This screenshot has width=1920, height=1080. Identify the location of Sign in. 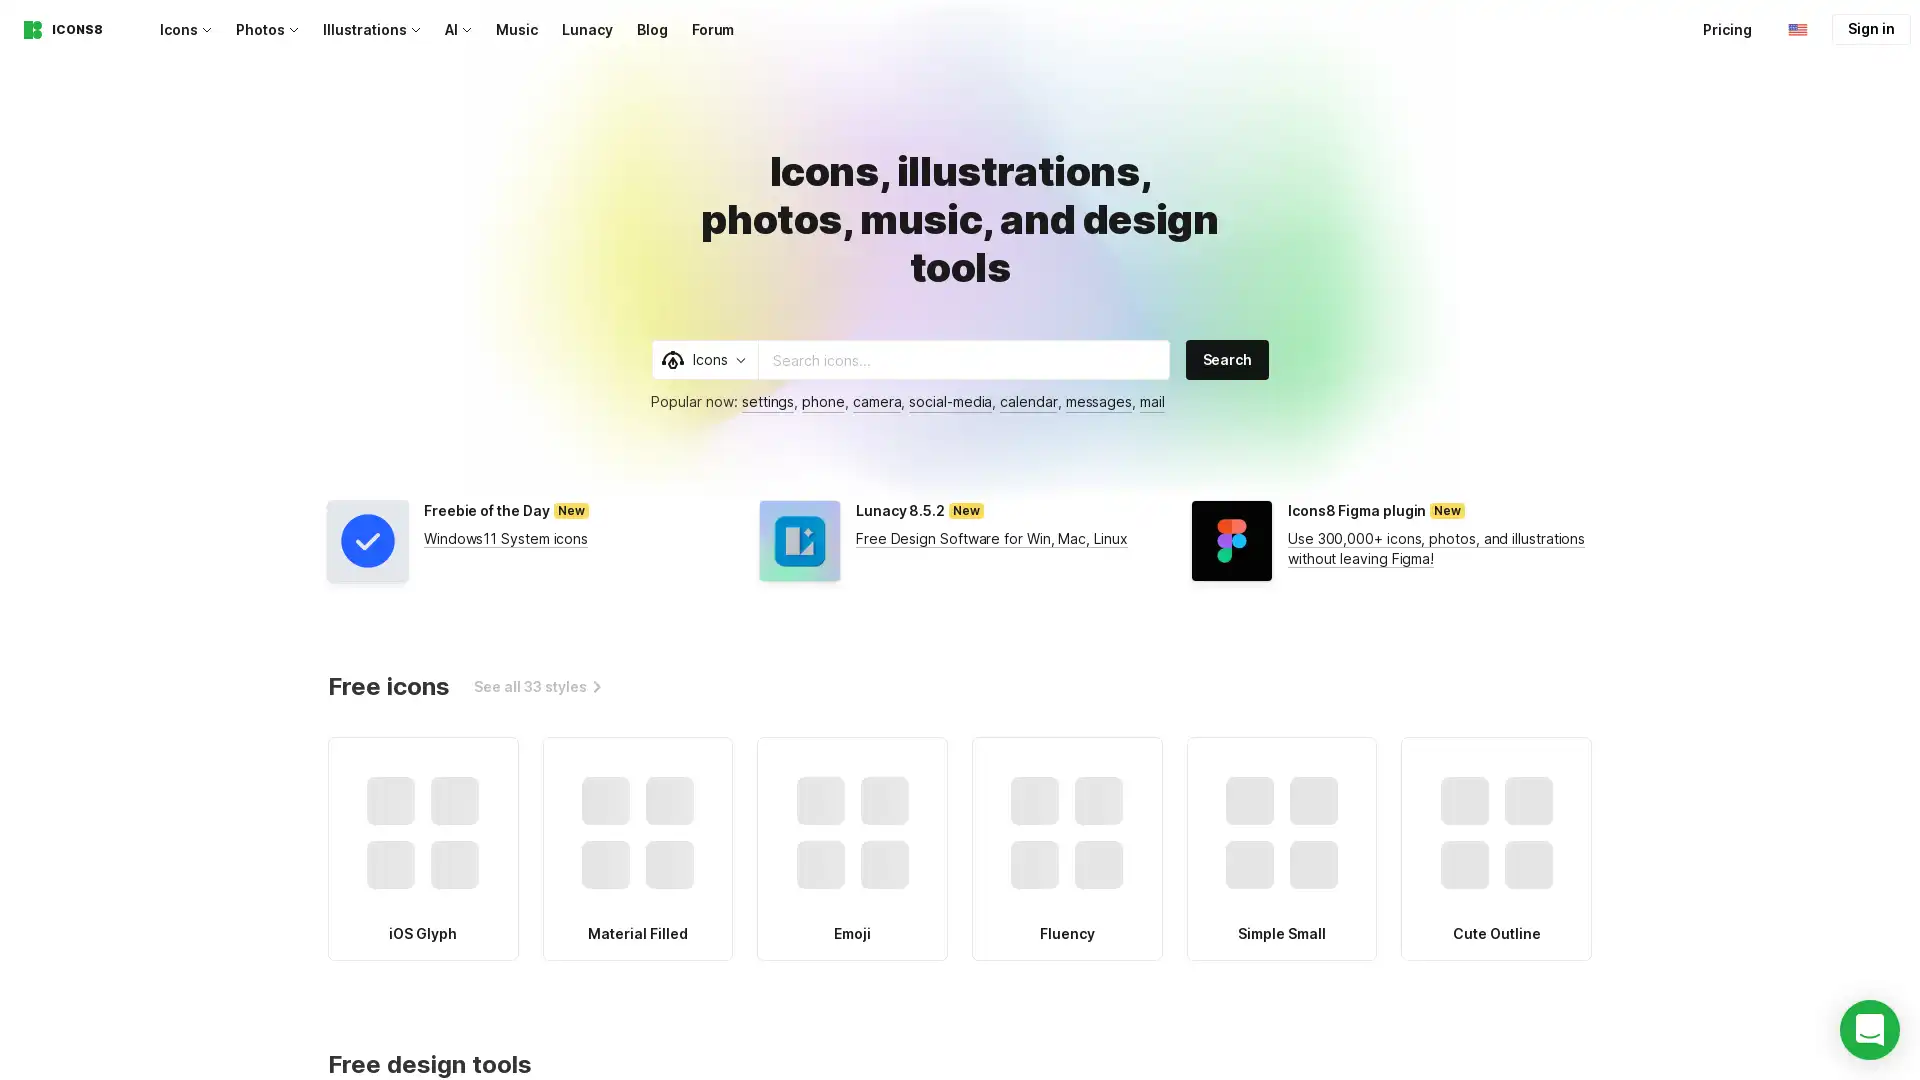
(1870, 29).